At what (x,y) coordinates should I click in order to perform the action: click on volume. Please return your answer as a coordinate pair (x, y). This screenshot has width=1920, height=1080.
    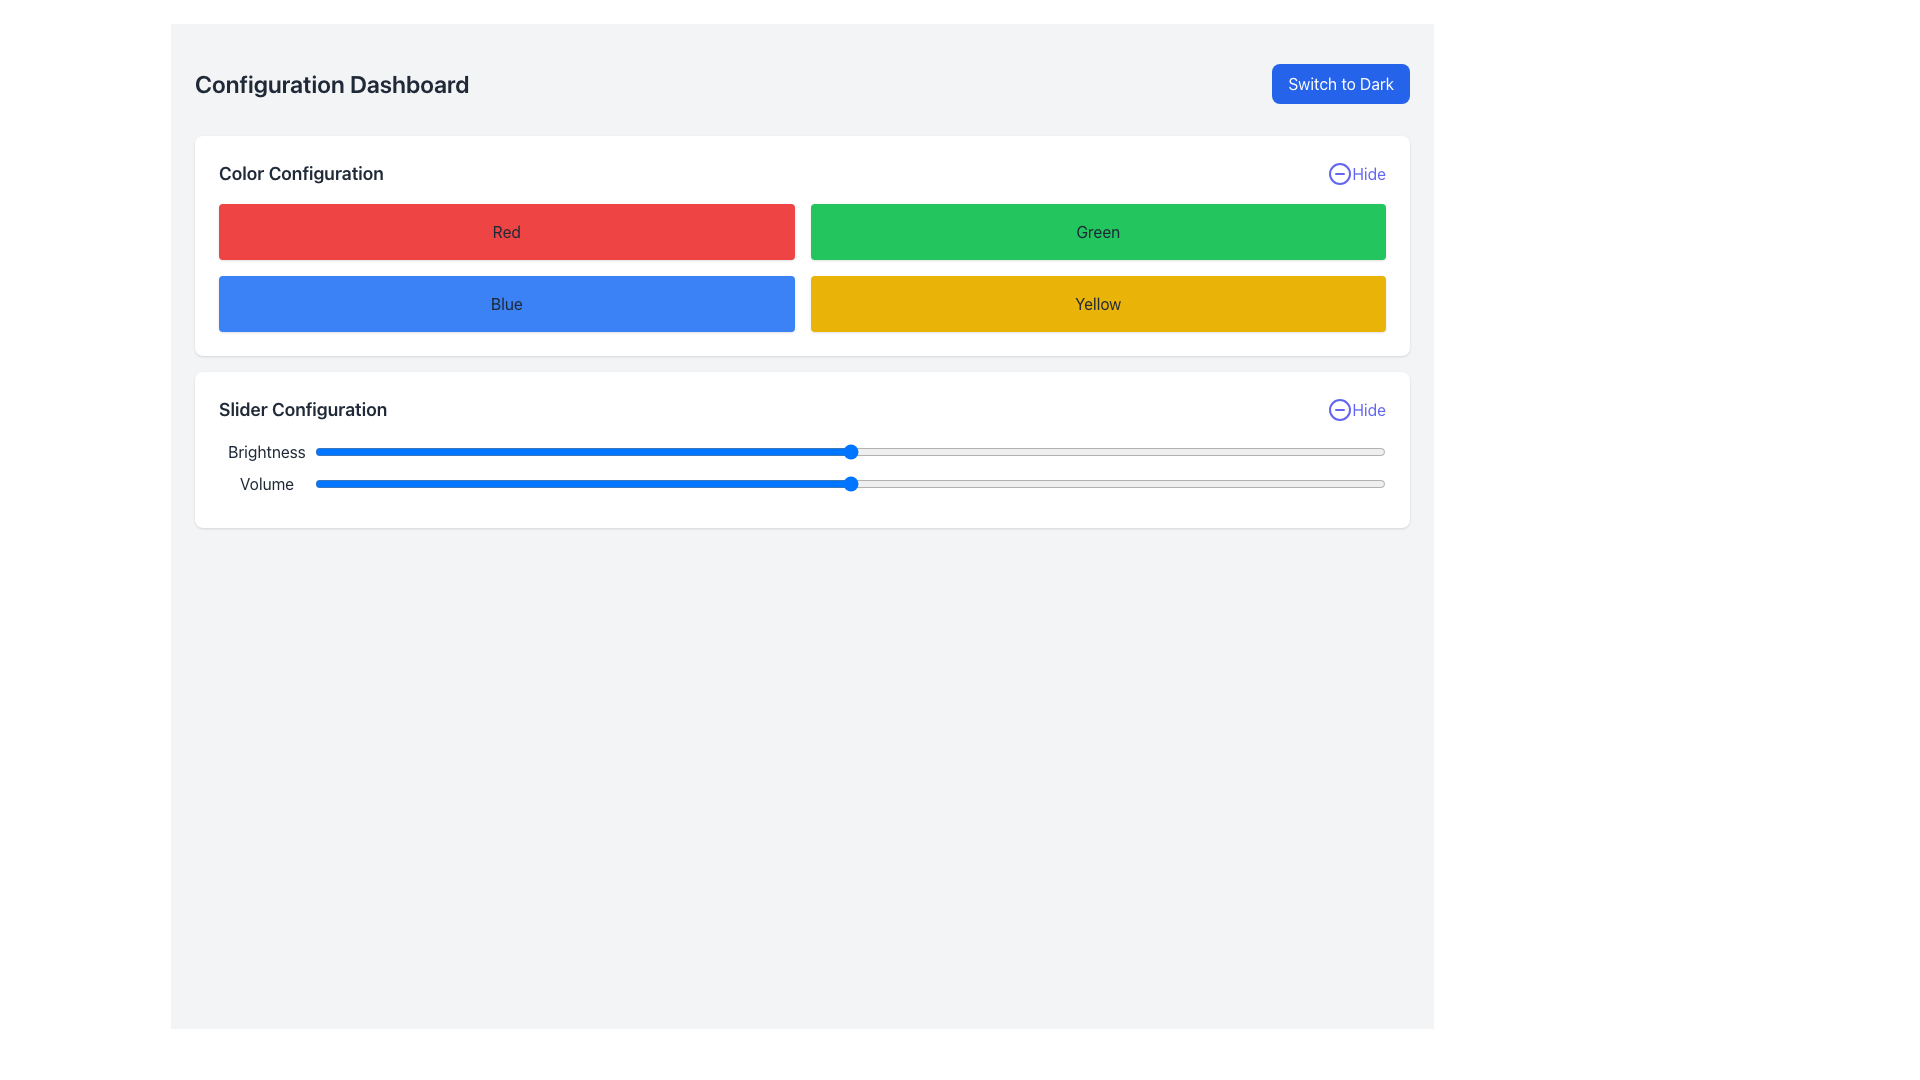
    Looking at the image, I should click on (924, 483).